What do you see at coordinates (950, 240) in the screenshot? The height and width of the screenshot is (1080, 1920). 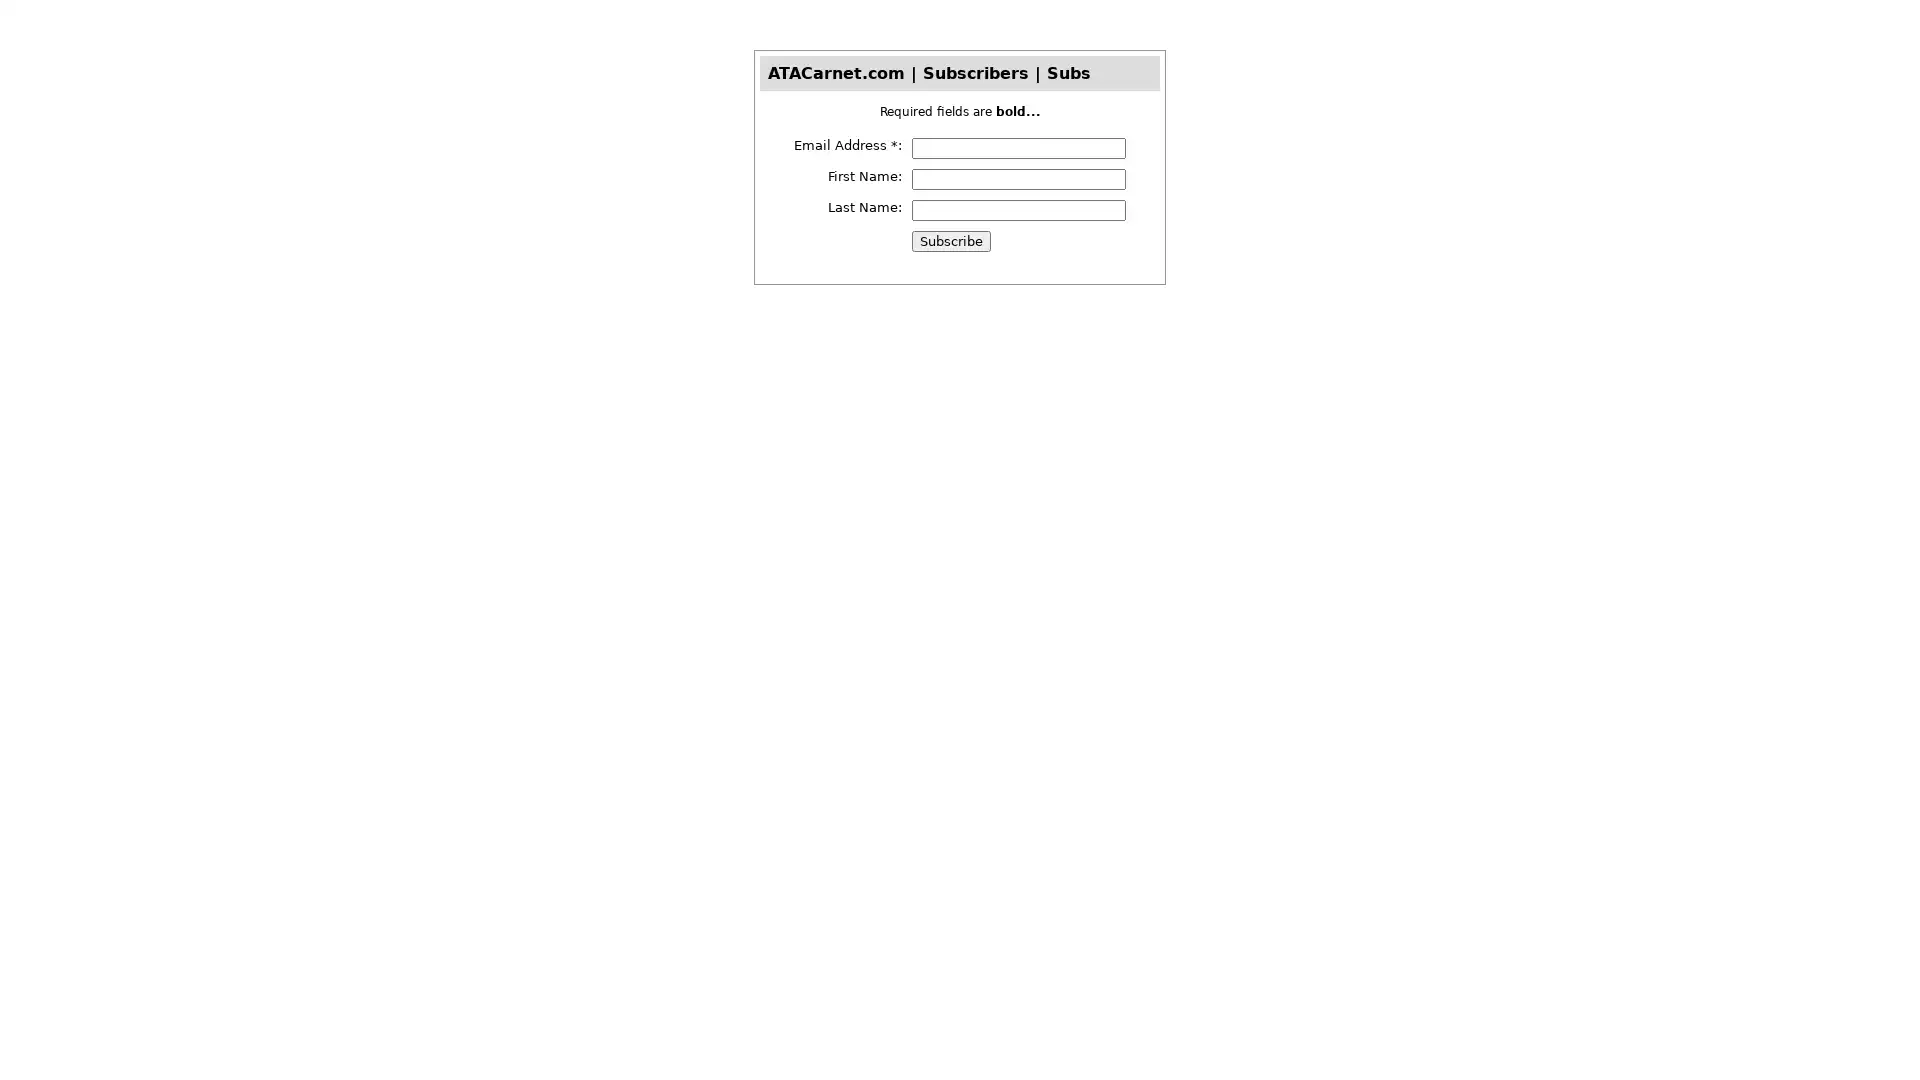 I see `Subscribe` at bounding box center [950, 240].